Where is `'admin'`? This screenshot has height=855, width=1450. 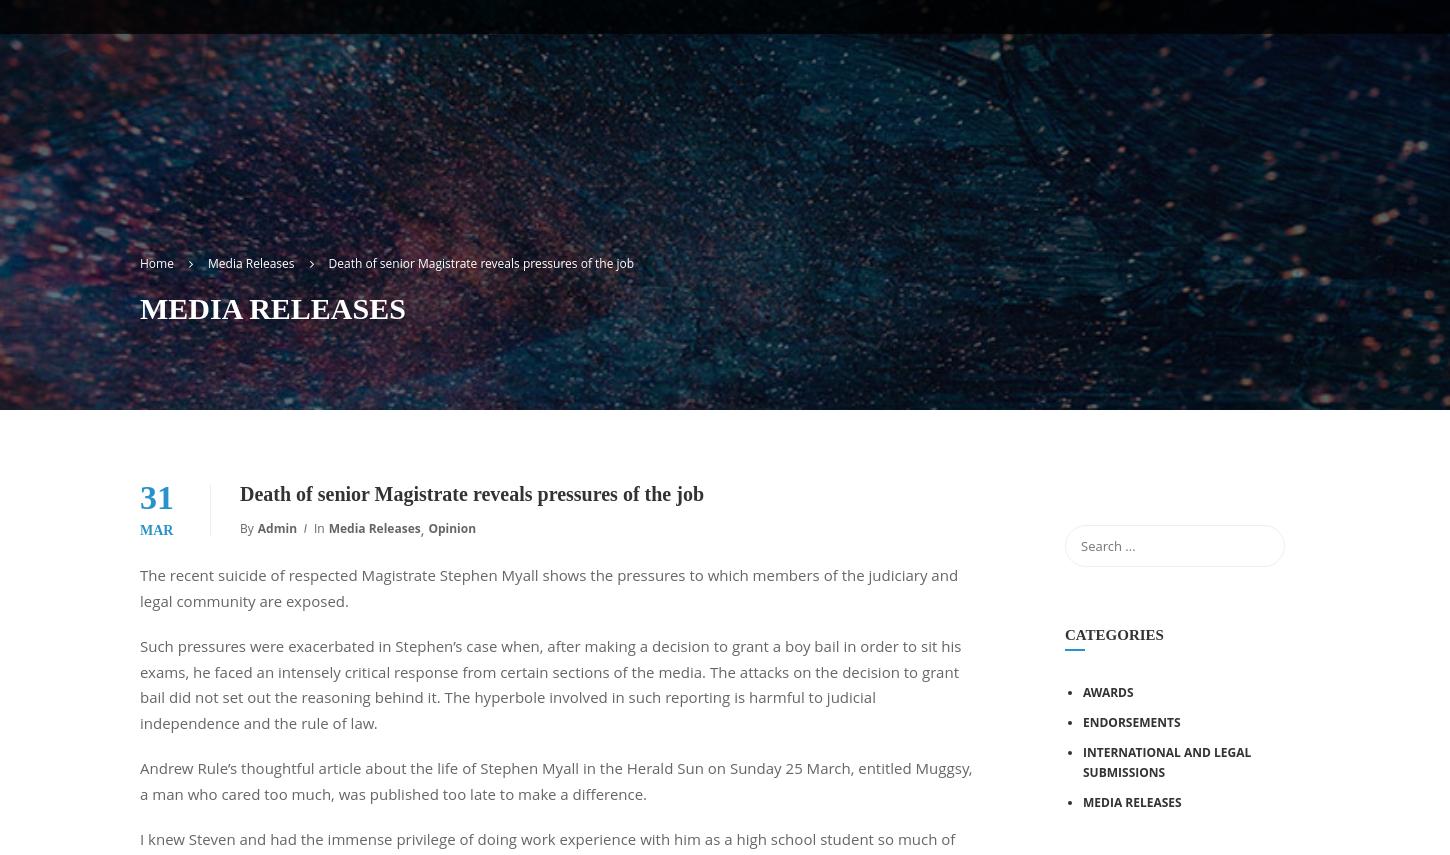 'admin' is located at coordinates (256, 528).